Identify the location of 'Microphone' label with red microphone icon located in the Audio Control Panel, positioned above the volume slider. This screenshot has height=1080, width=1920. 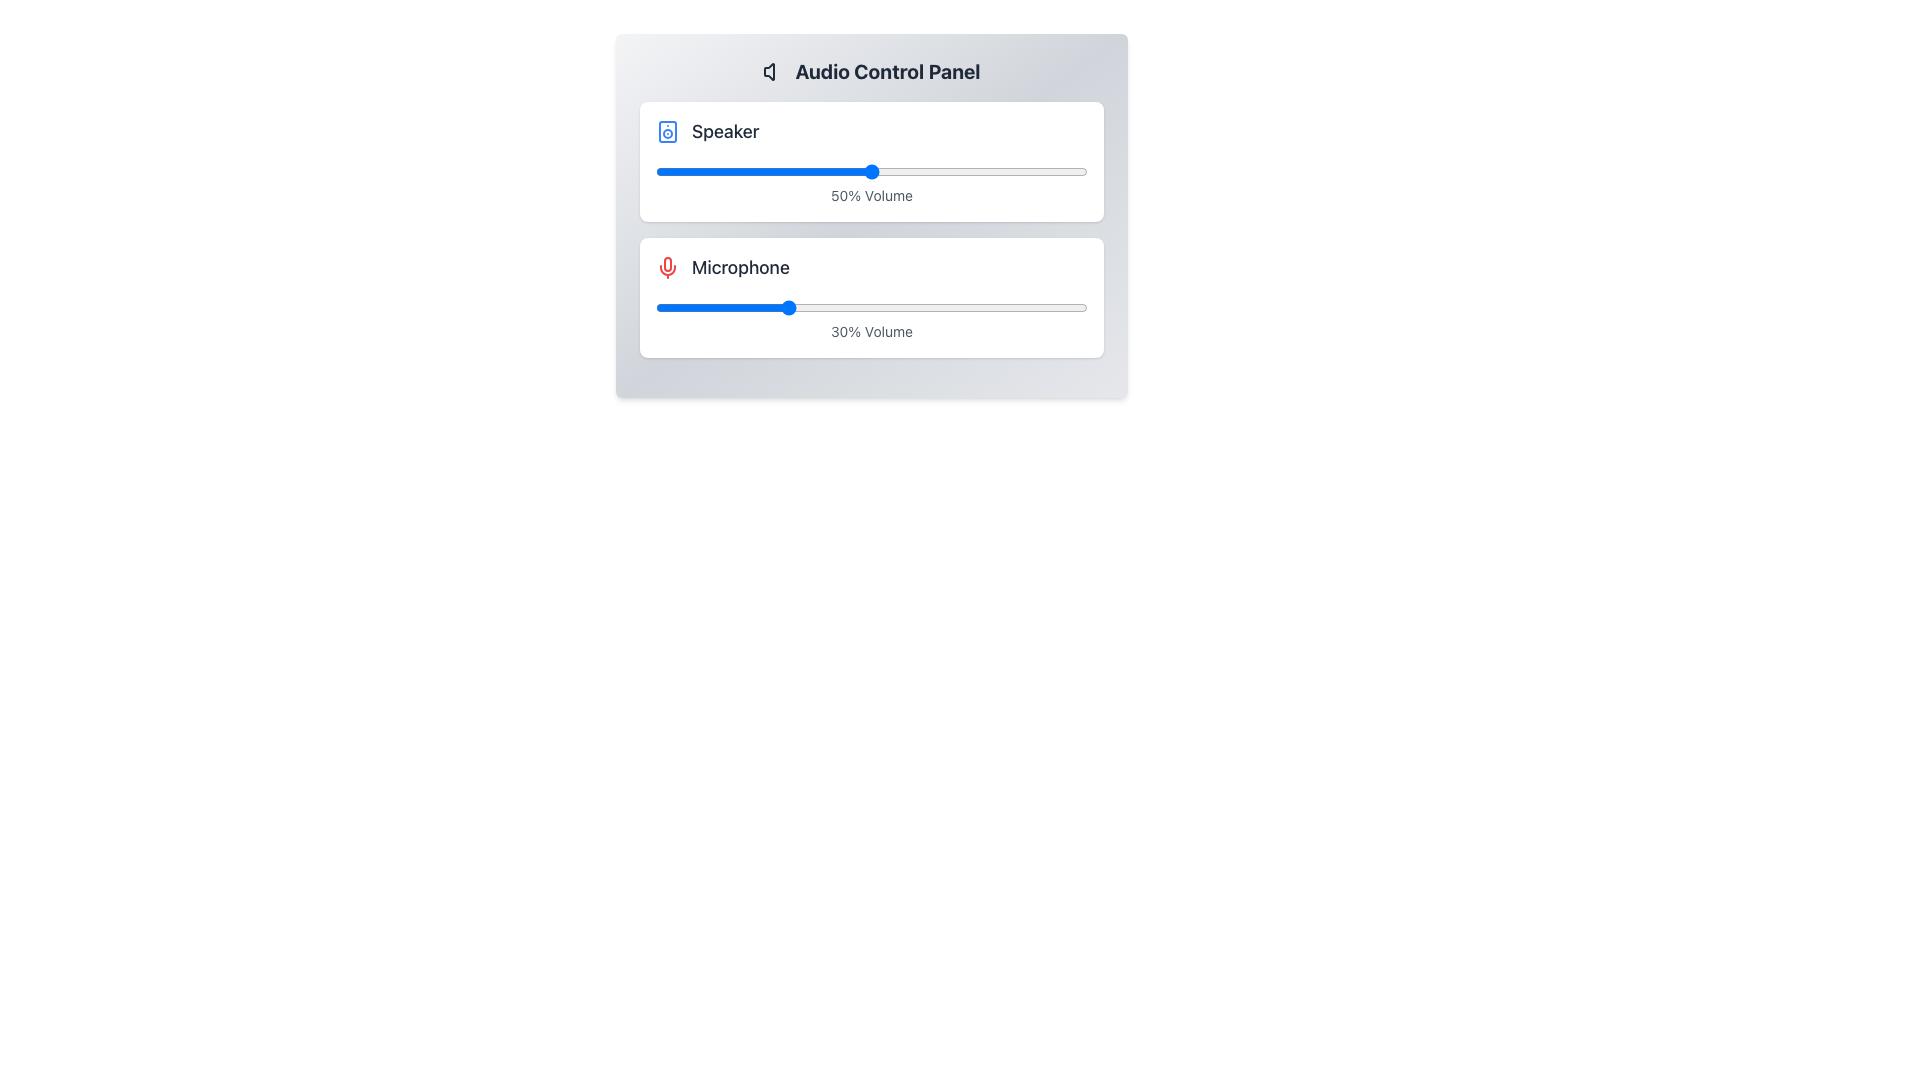
(872, 266).